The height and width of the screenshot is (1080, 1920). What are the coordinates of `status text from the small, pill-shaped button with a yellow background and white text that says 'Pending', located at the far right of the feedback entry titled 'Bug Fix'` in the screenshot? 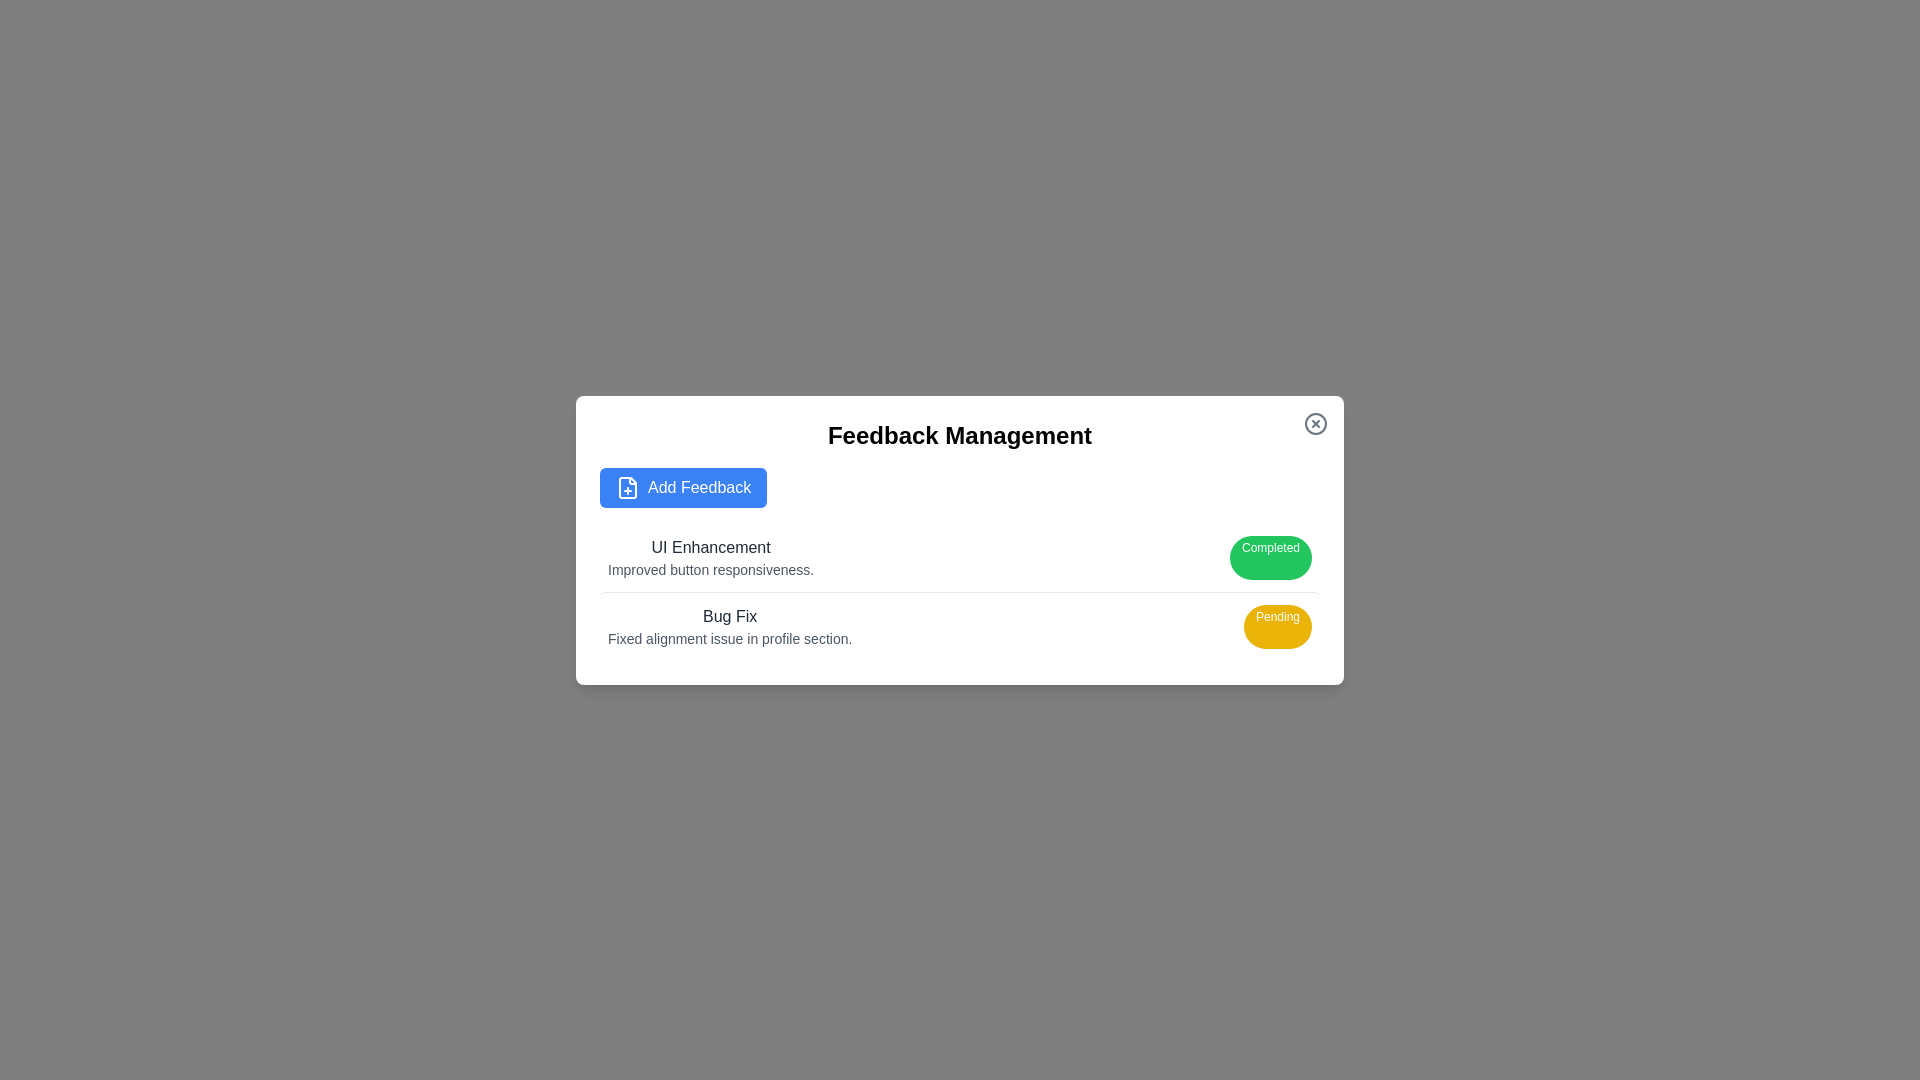 It's located at (1276, 625).